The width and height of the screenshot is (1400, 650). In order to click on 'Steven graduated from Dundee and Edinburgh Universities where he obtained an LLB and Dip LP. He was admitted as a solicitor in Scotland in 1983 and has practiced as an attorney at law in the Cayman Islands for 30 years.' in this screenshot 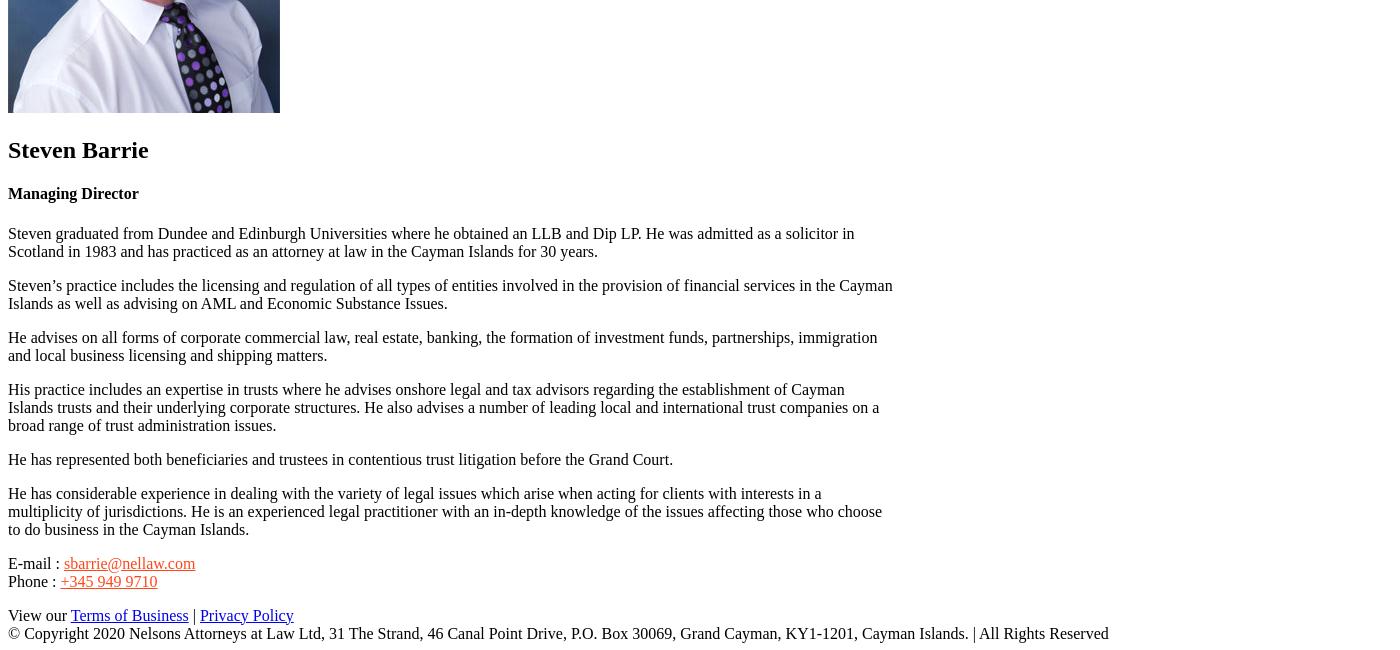, I will do `click(431, 240)`.